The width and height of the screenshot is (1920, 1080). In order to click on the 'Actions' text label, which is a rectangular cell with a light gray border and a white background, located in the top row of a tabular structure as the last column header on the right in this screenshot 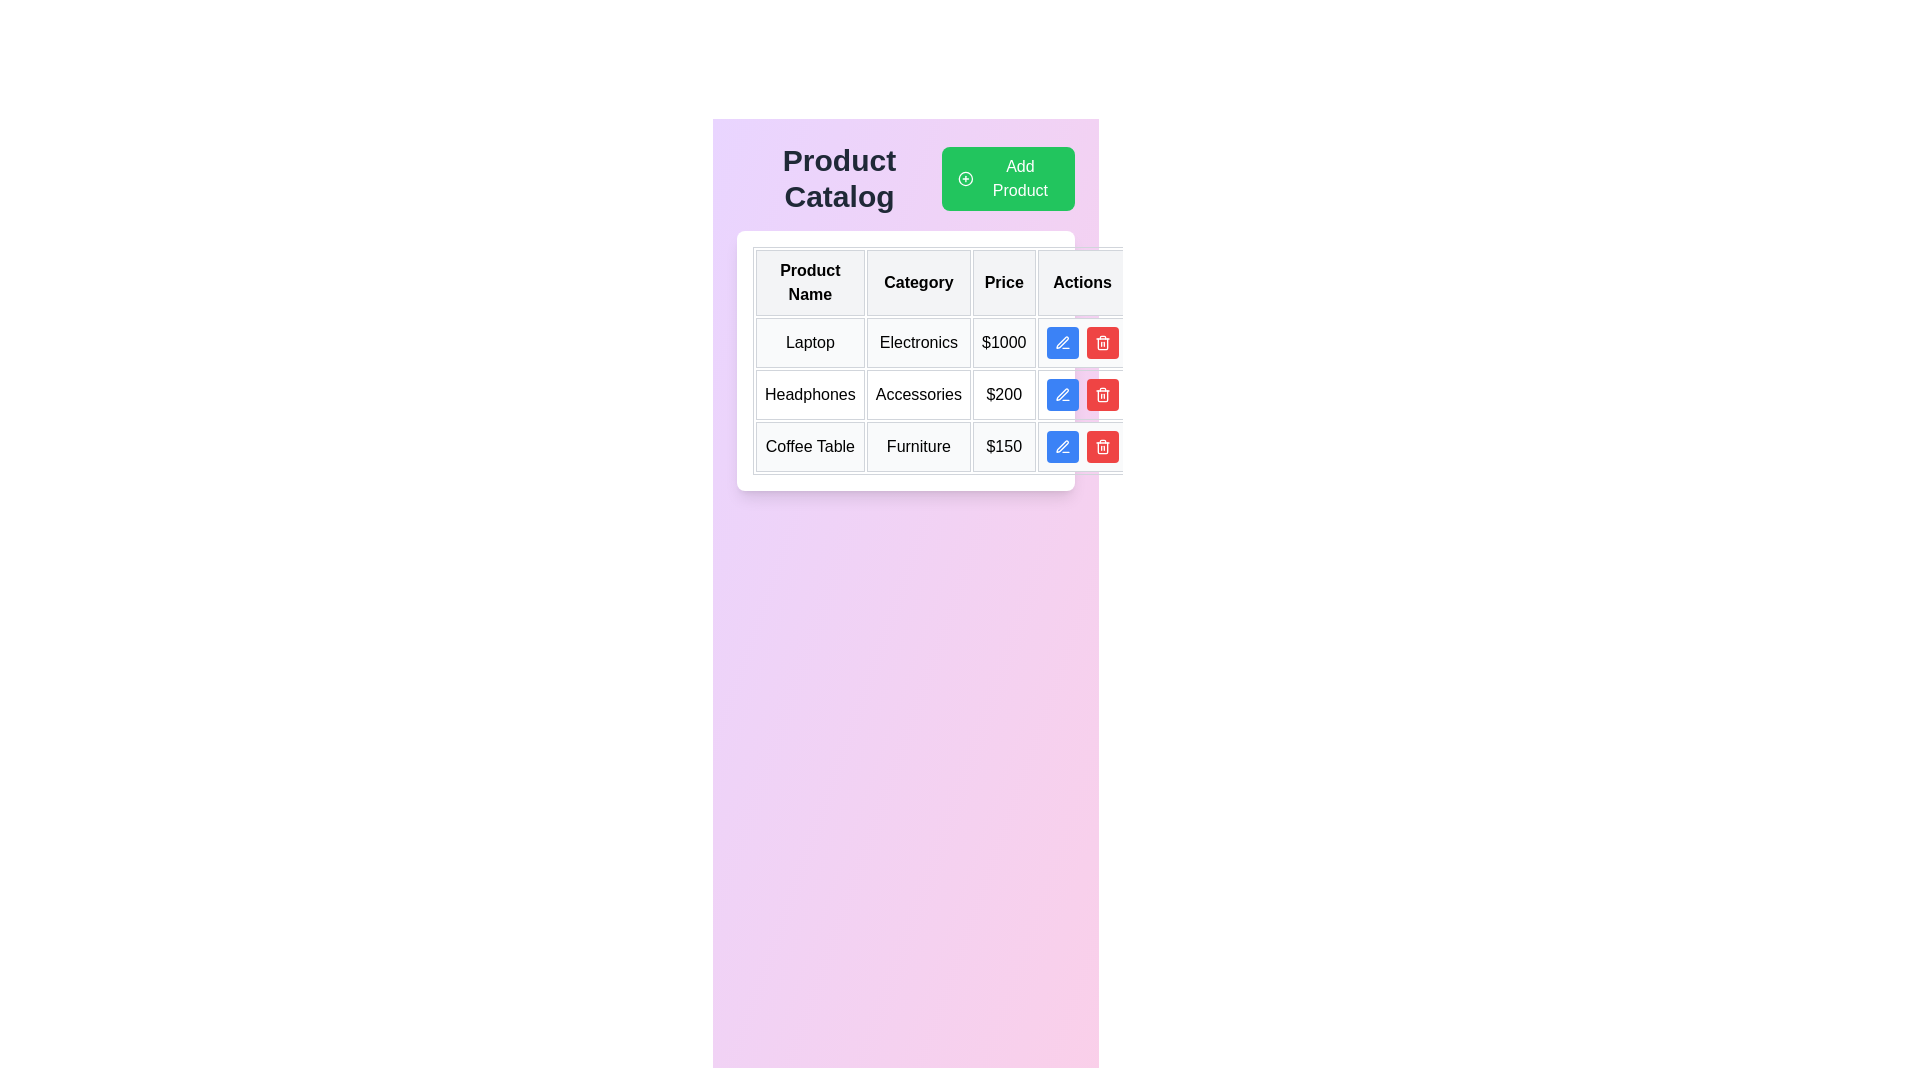, I will do `click(1081, 282)`.